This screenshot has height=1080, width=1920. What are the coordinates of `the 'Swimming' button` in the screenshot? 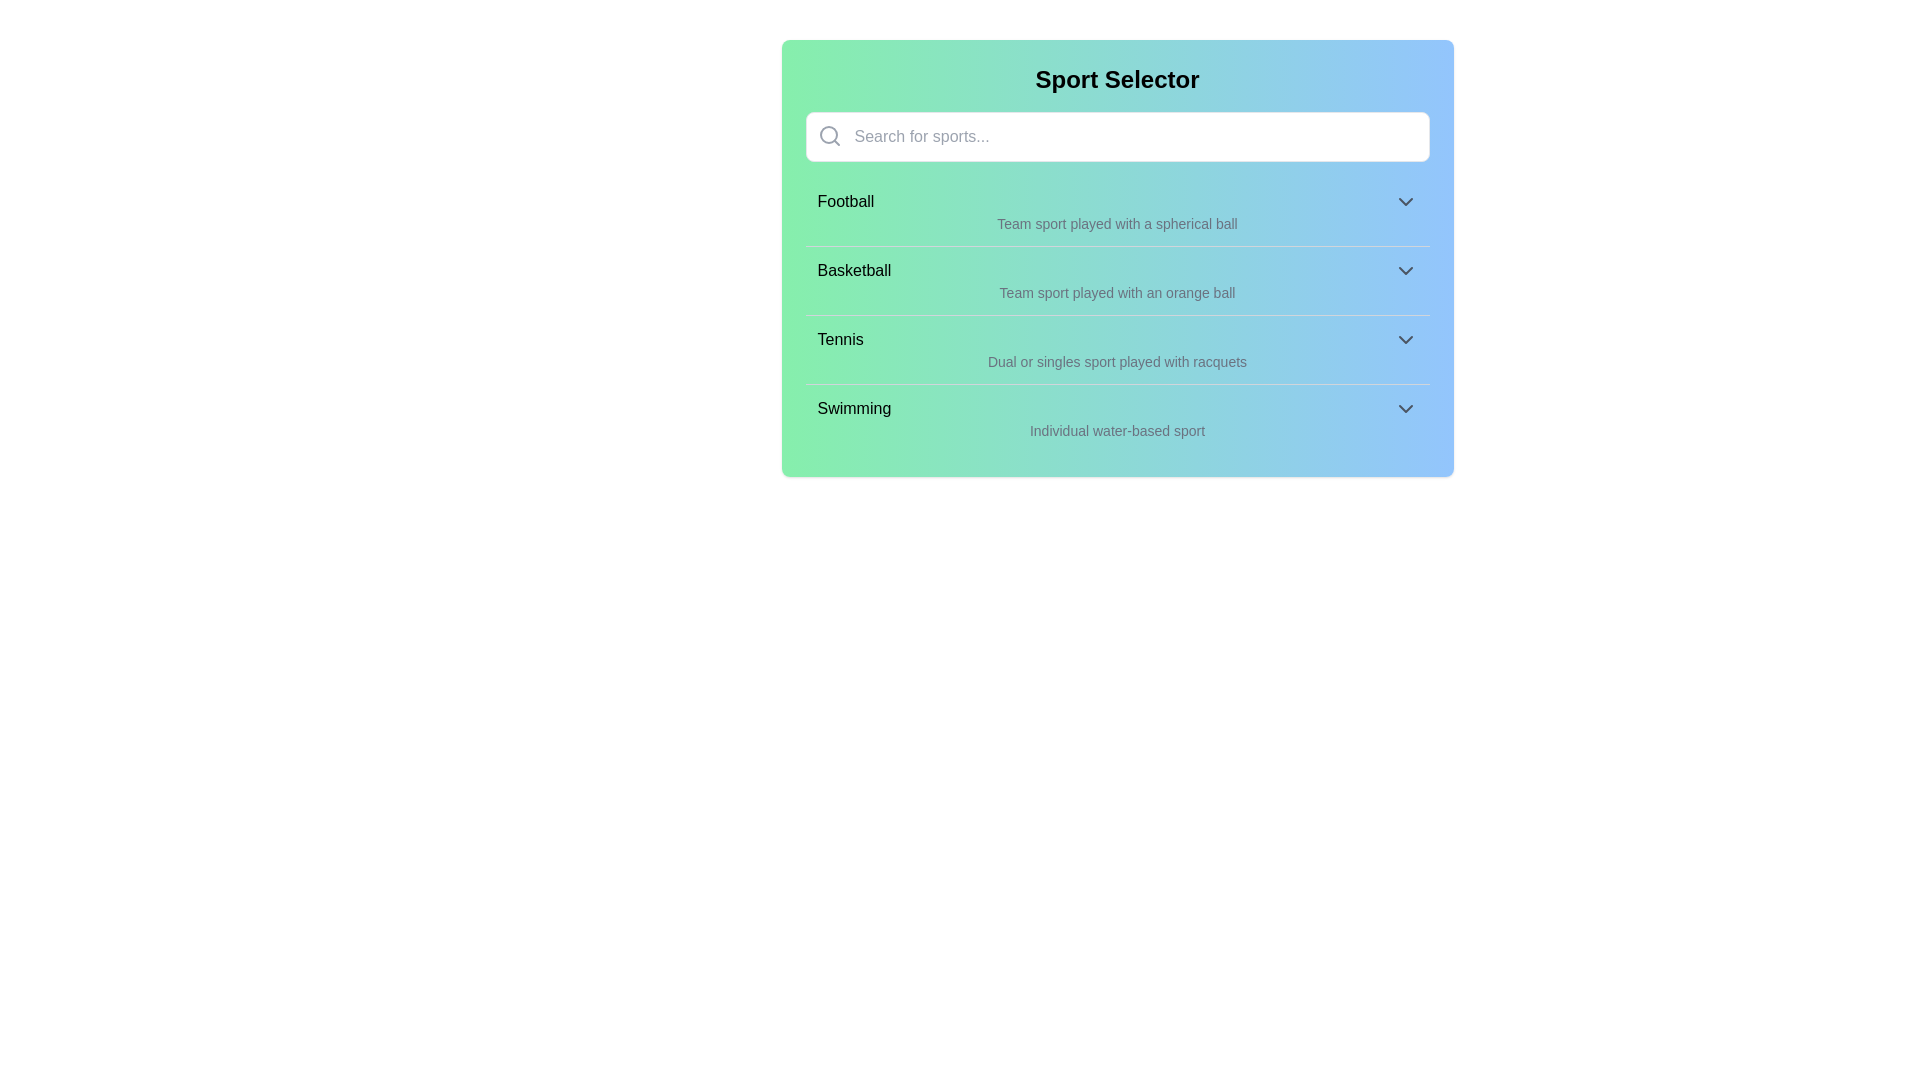 It's located at (1116, 407).